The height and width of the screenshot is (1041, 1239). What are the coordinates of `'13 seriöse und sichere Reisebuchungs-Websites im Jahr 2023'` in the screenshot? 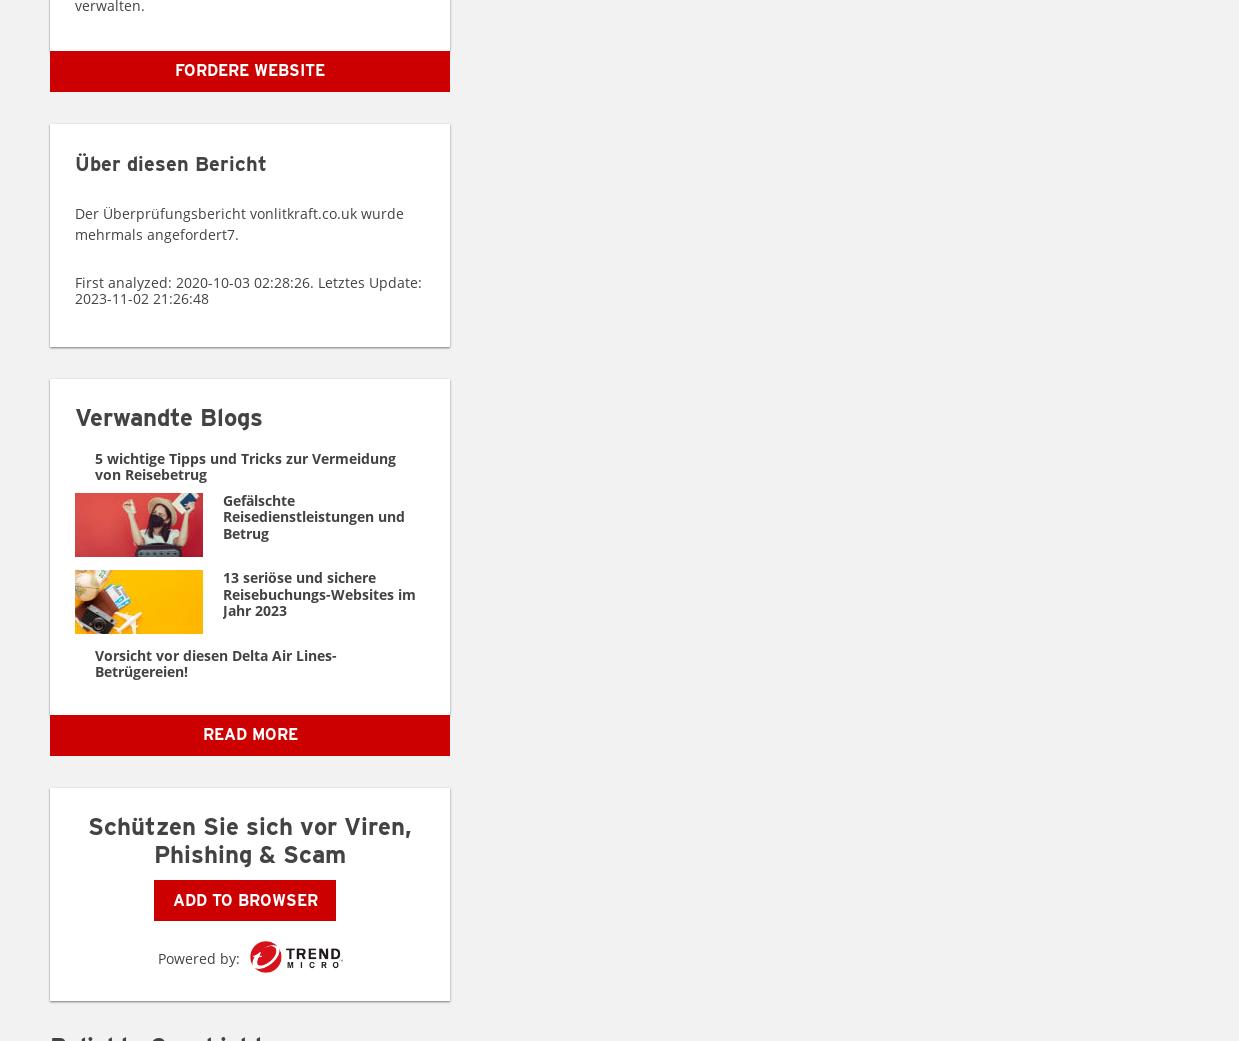 It's located at (222, 593).